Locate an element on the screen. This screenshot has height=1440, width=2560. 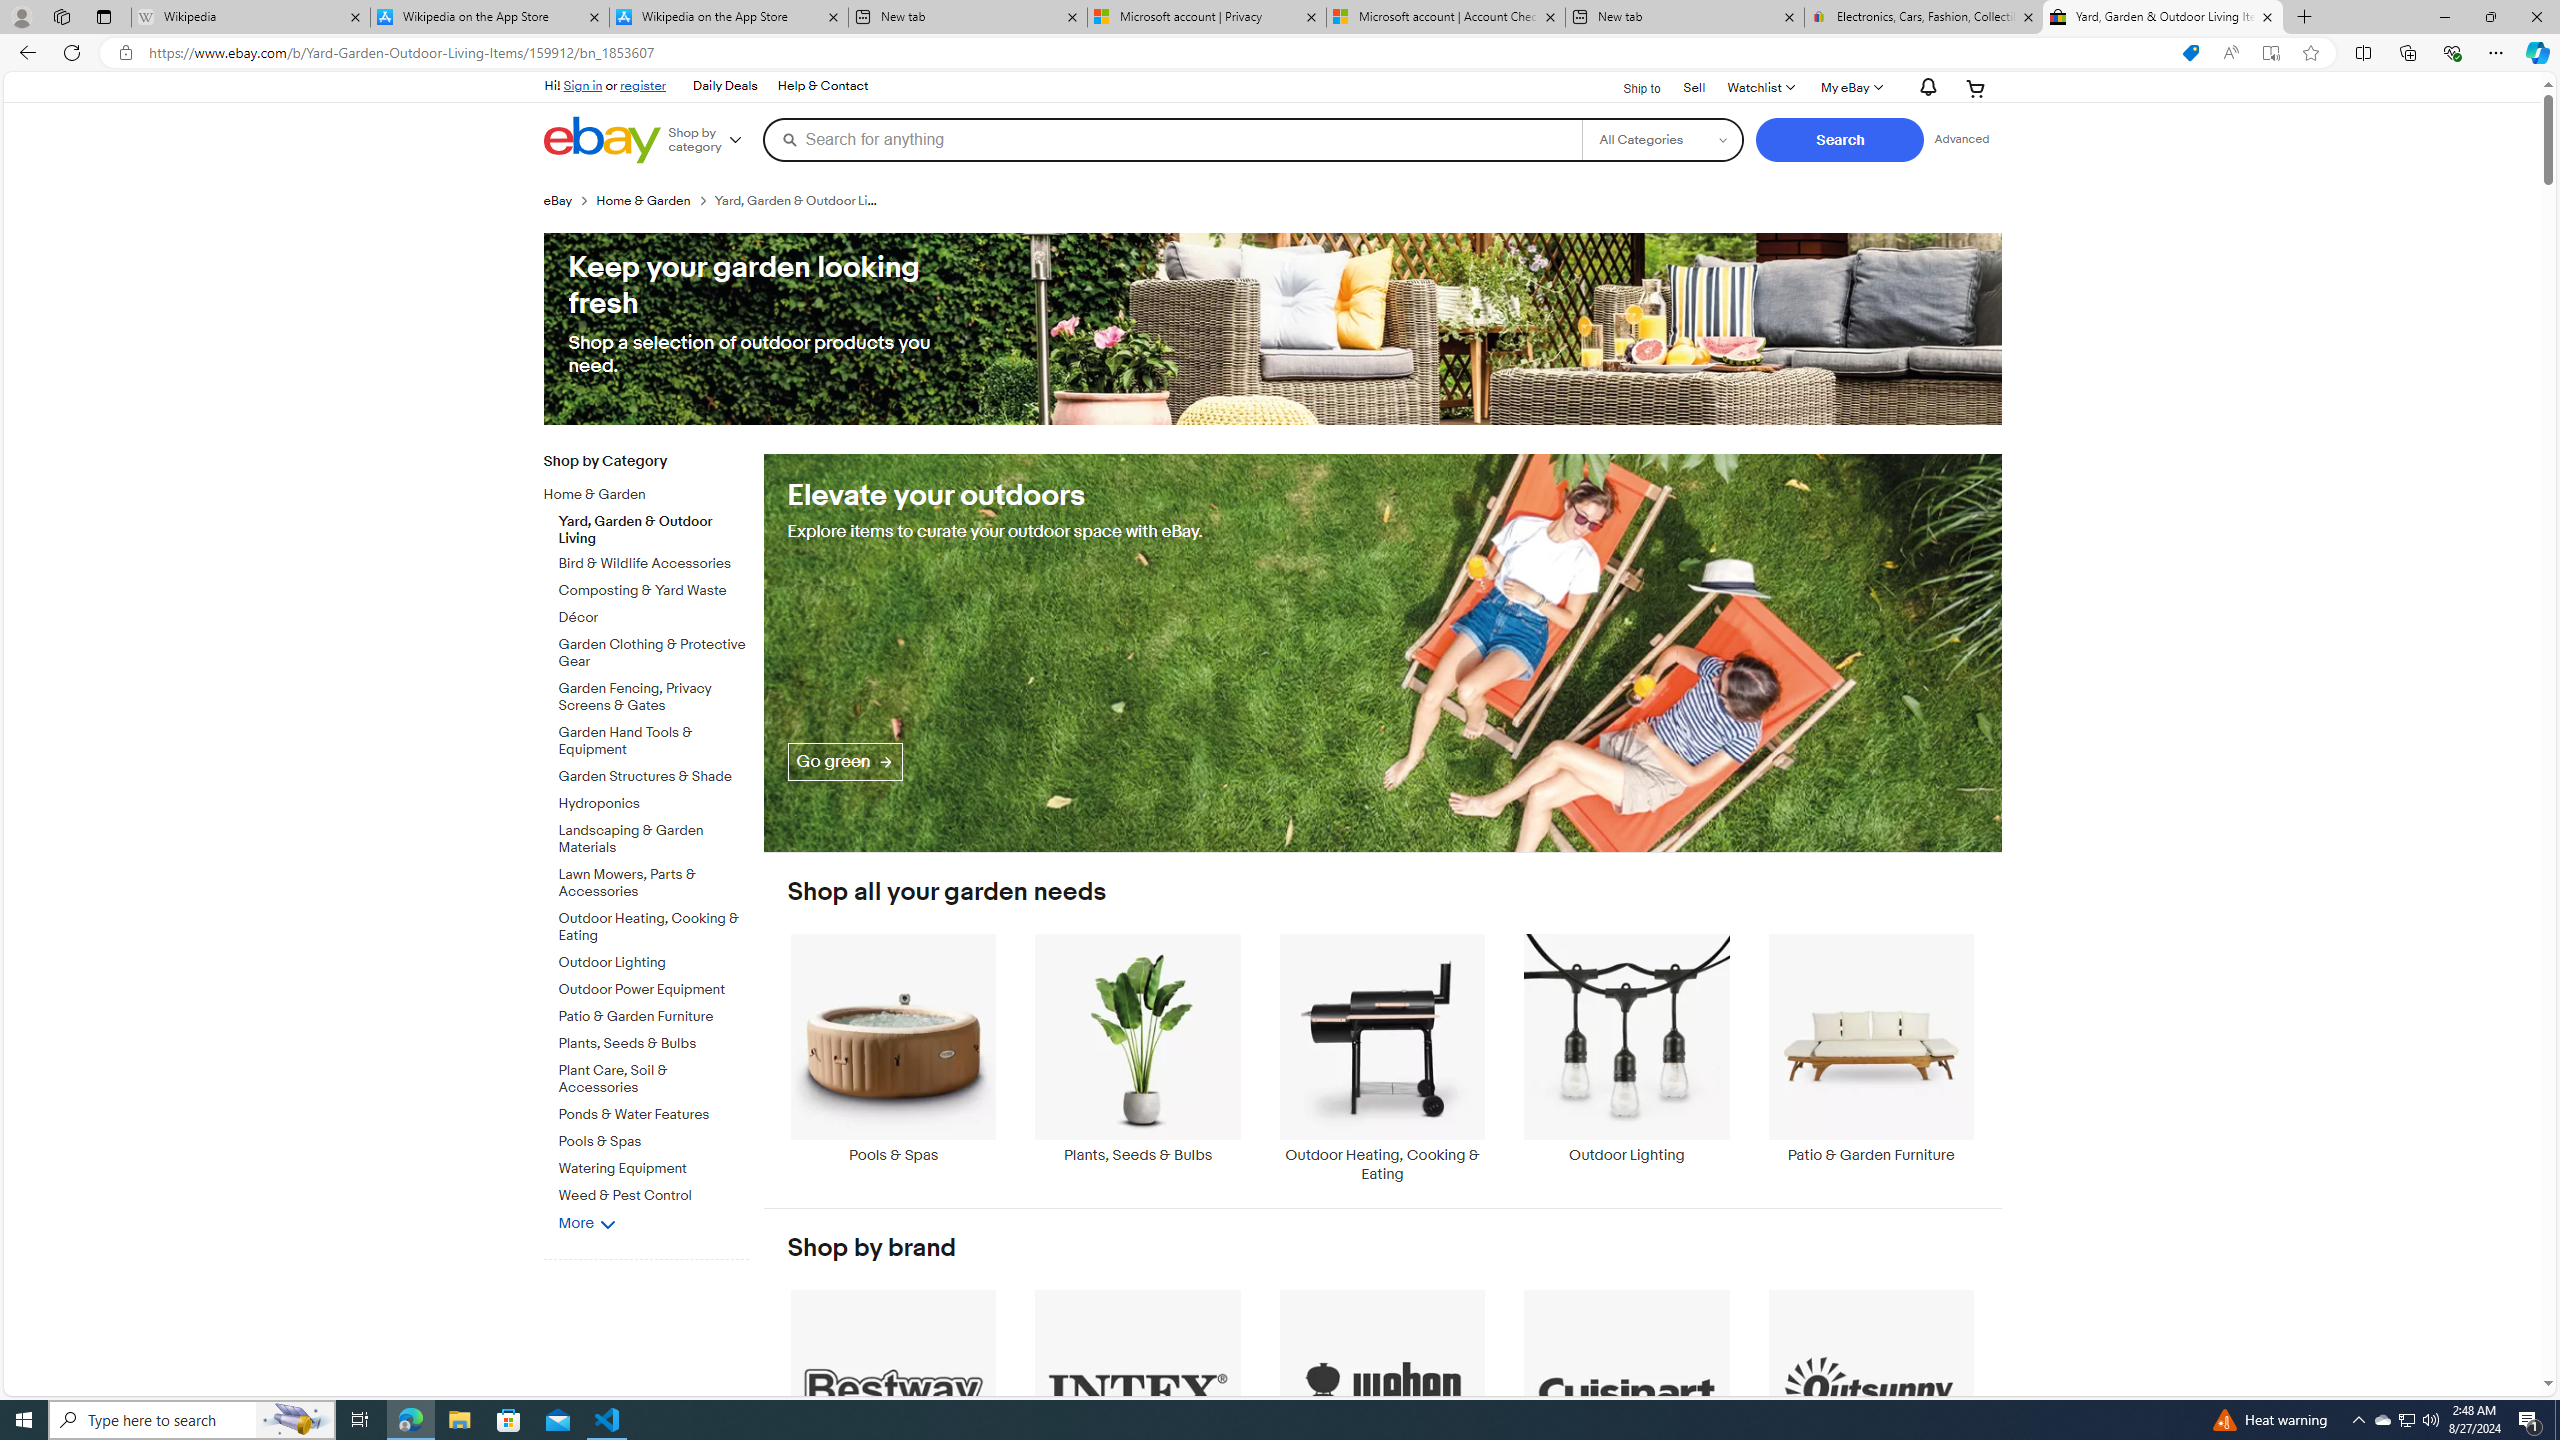
'Garden Hand Tools & Equipment' is located at coordinates (653, 736).